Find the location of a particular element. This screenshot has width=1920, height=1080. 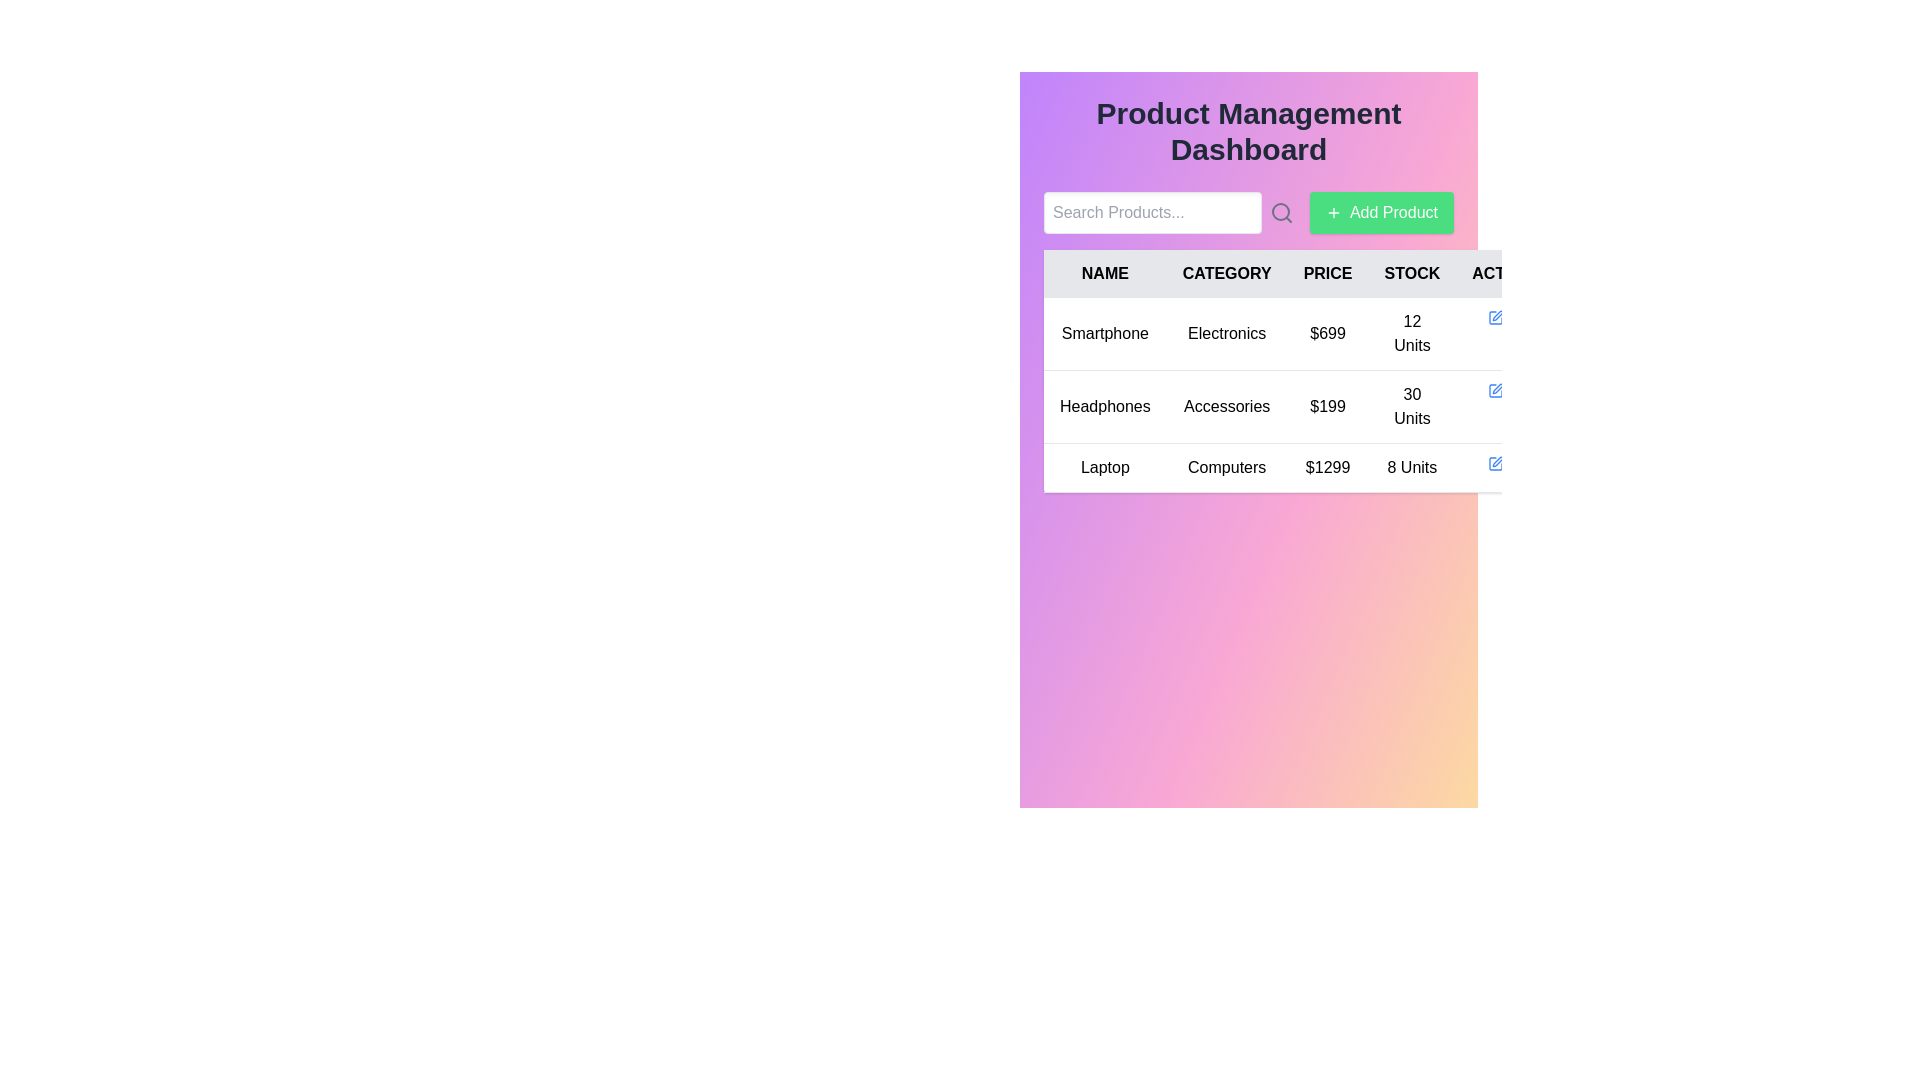

the 'Computers' label located in the CATEGORY column of the table interface, which is positioned in the third row and second column, adjacent to 'Laptop' and '$1299' is located at coordinates (1226, 467).